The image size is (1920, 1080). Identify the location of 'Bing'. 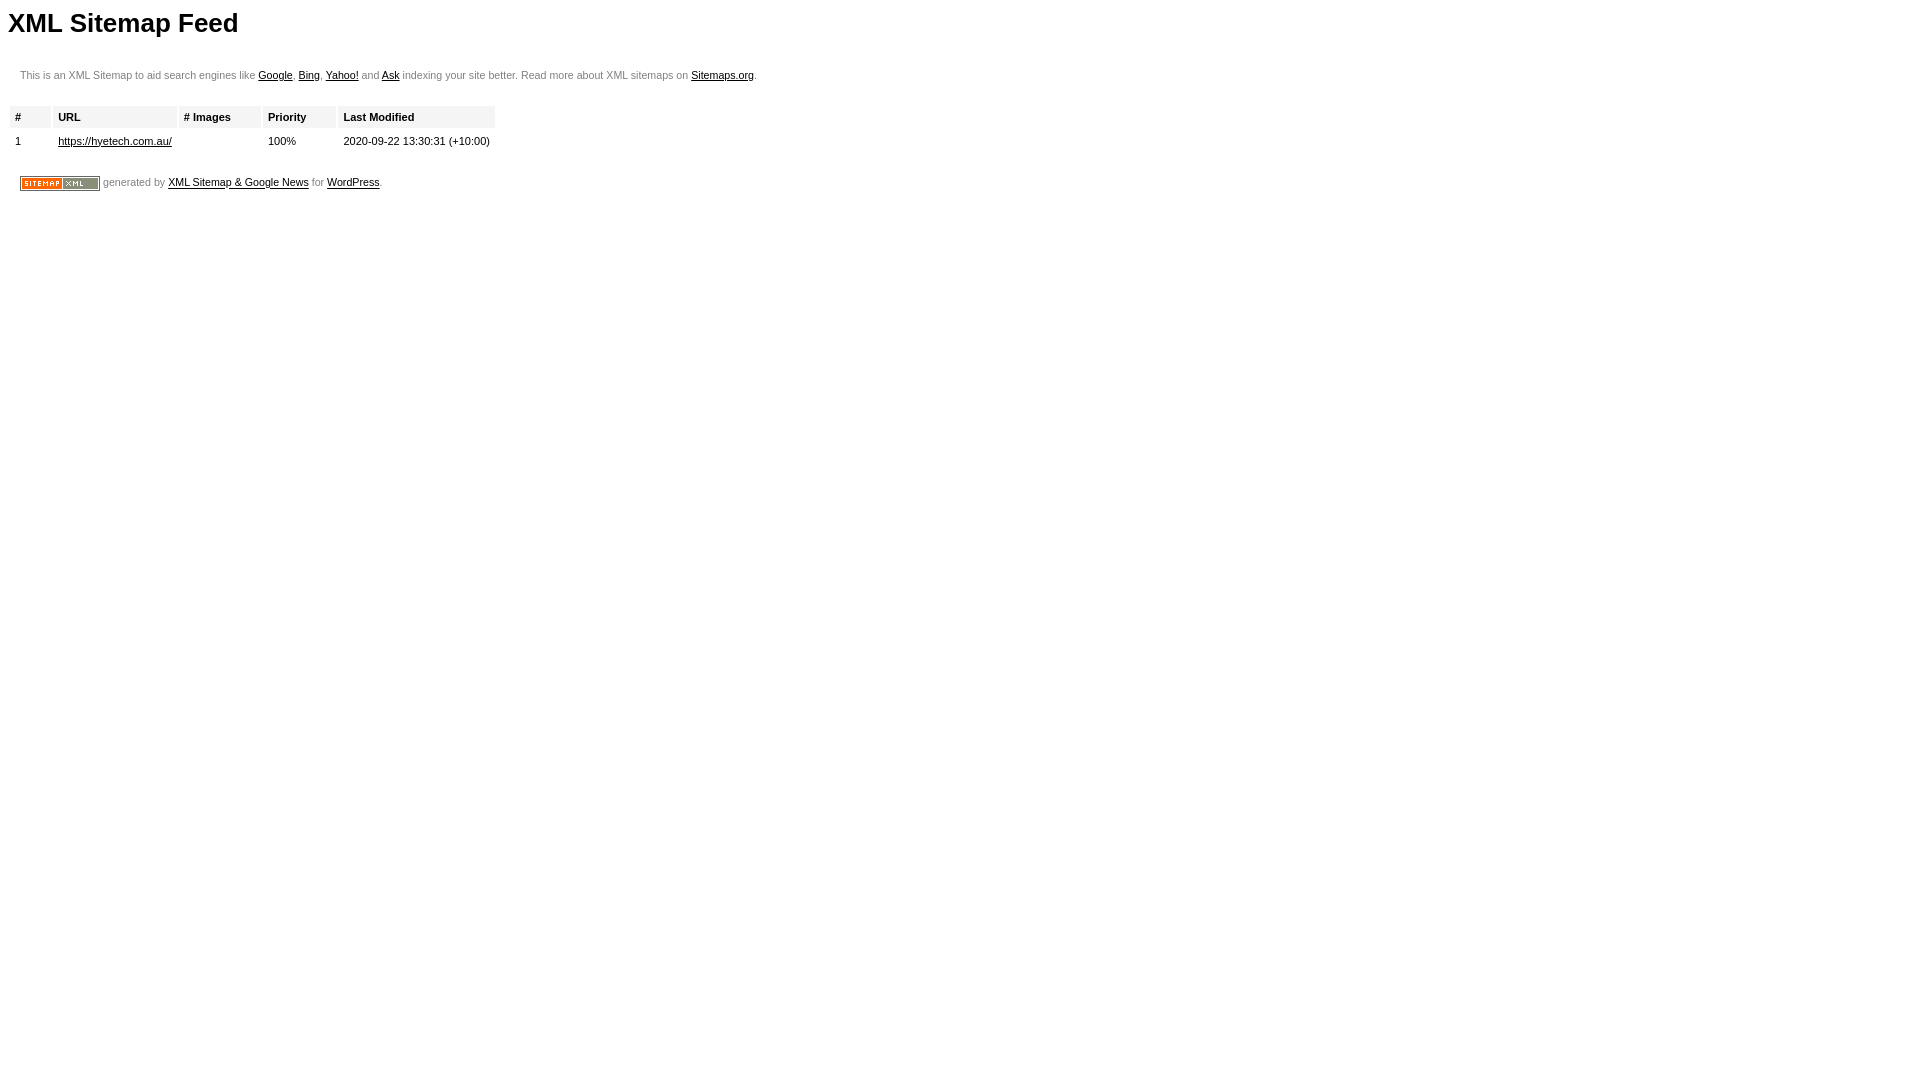
(308, 73).